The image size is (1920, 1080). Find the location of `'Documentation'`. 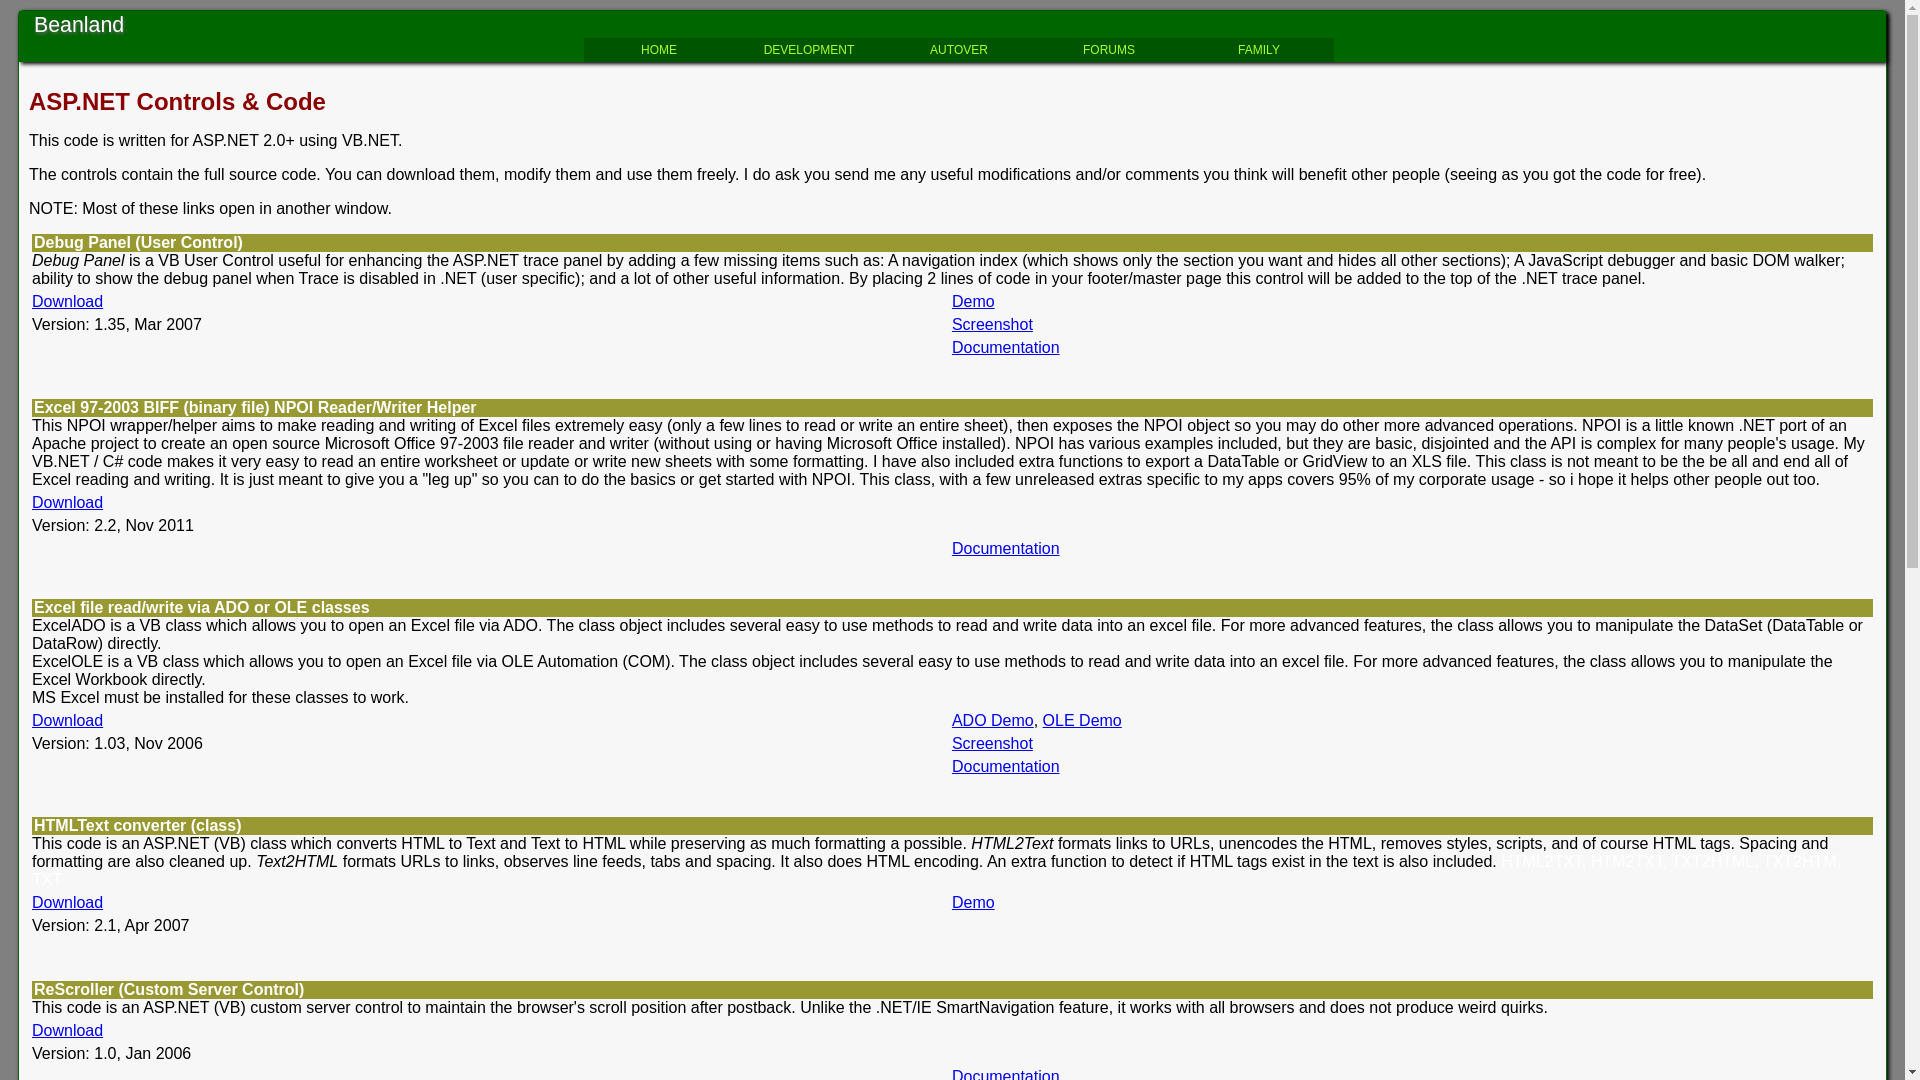

'Documentation' is located at coordinates (1006, 346).